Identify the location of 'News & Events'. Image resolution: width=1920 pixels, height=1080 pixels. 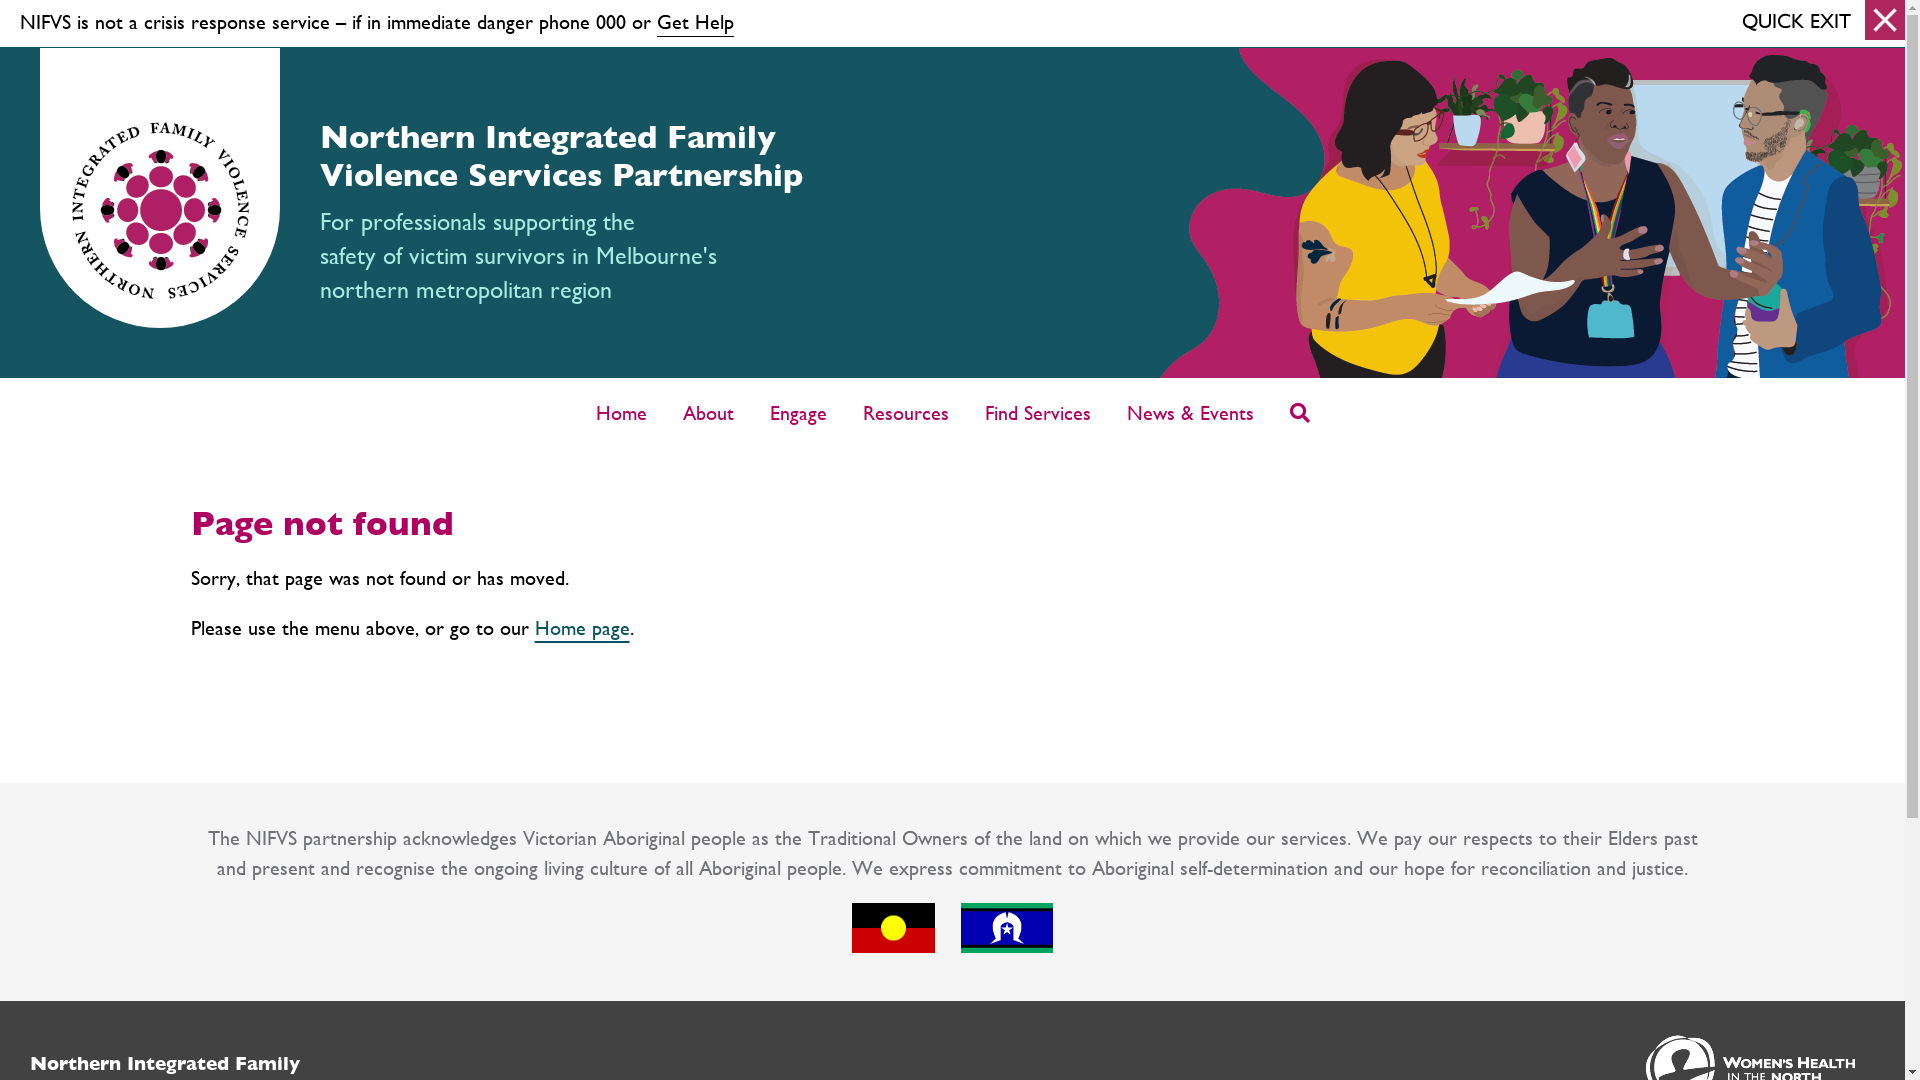
(1190, 411).